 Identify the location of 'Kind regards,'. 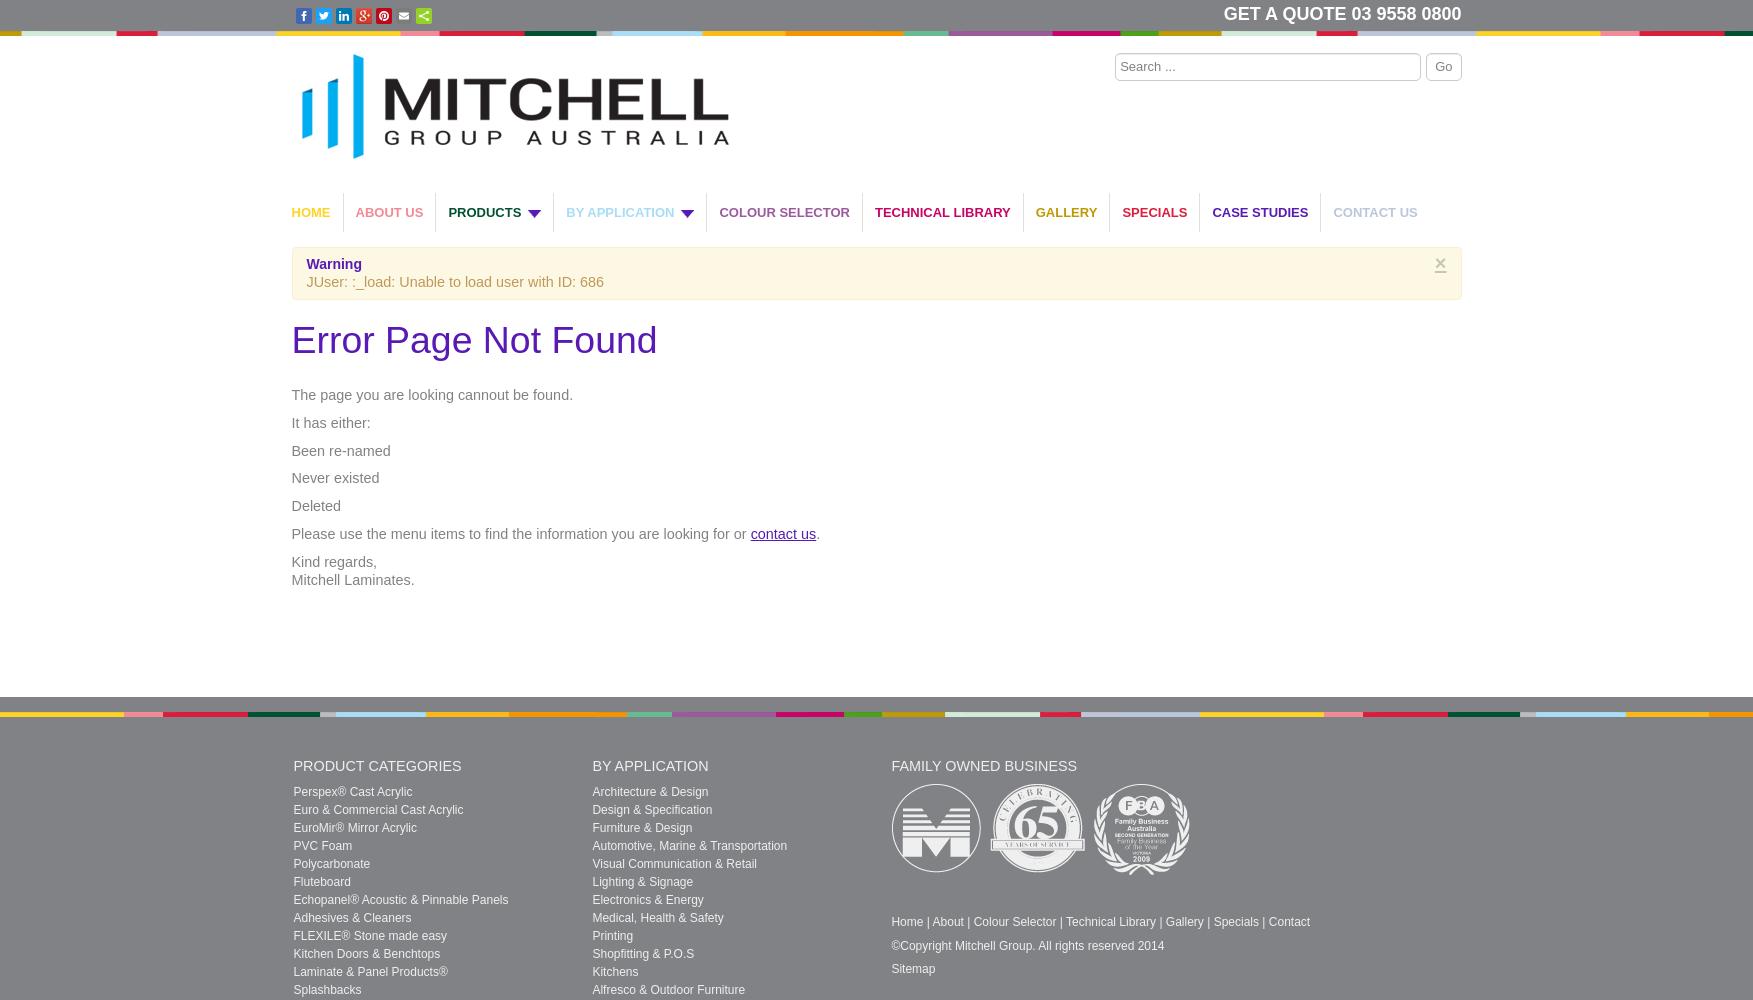
(289, 561).